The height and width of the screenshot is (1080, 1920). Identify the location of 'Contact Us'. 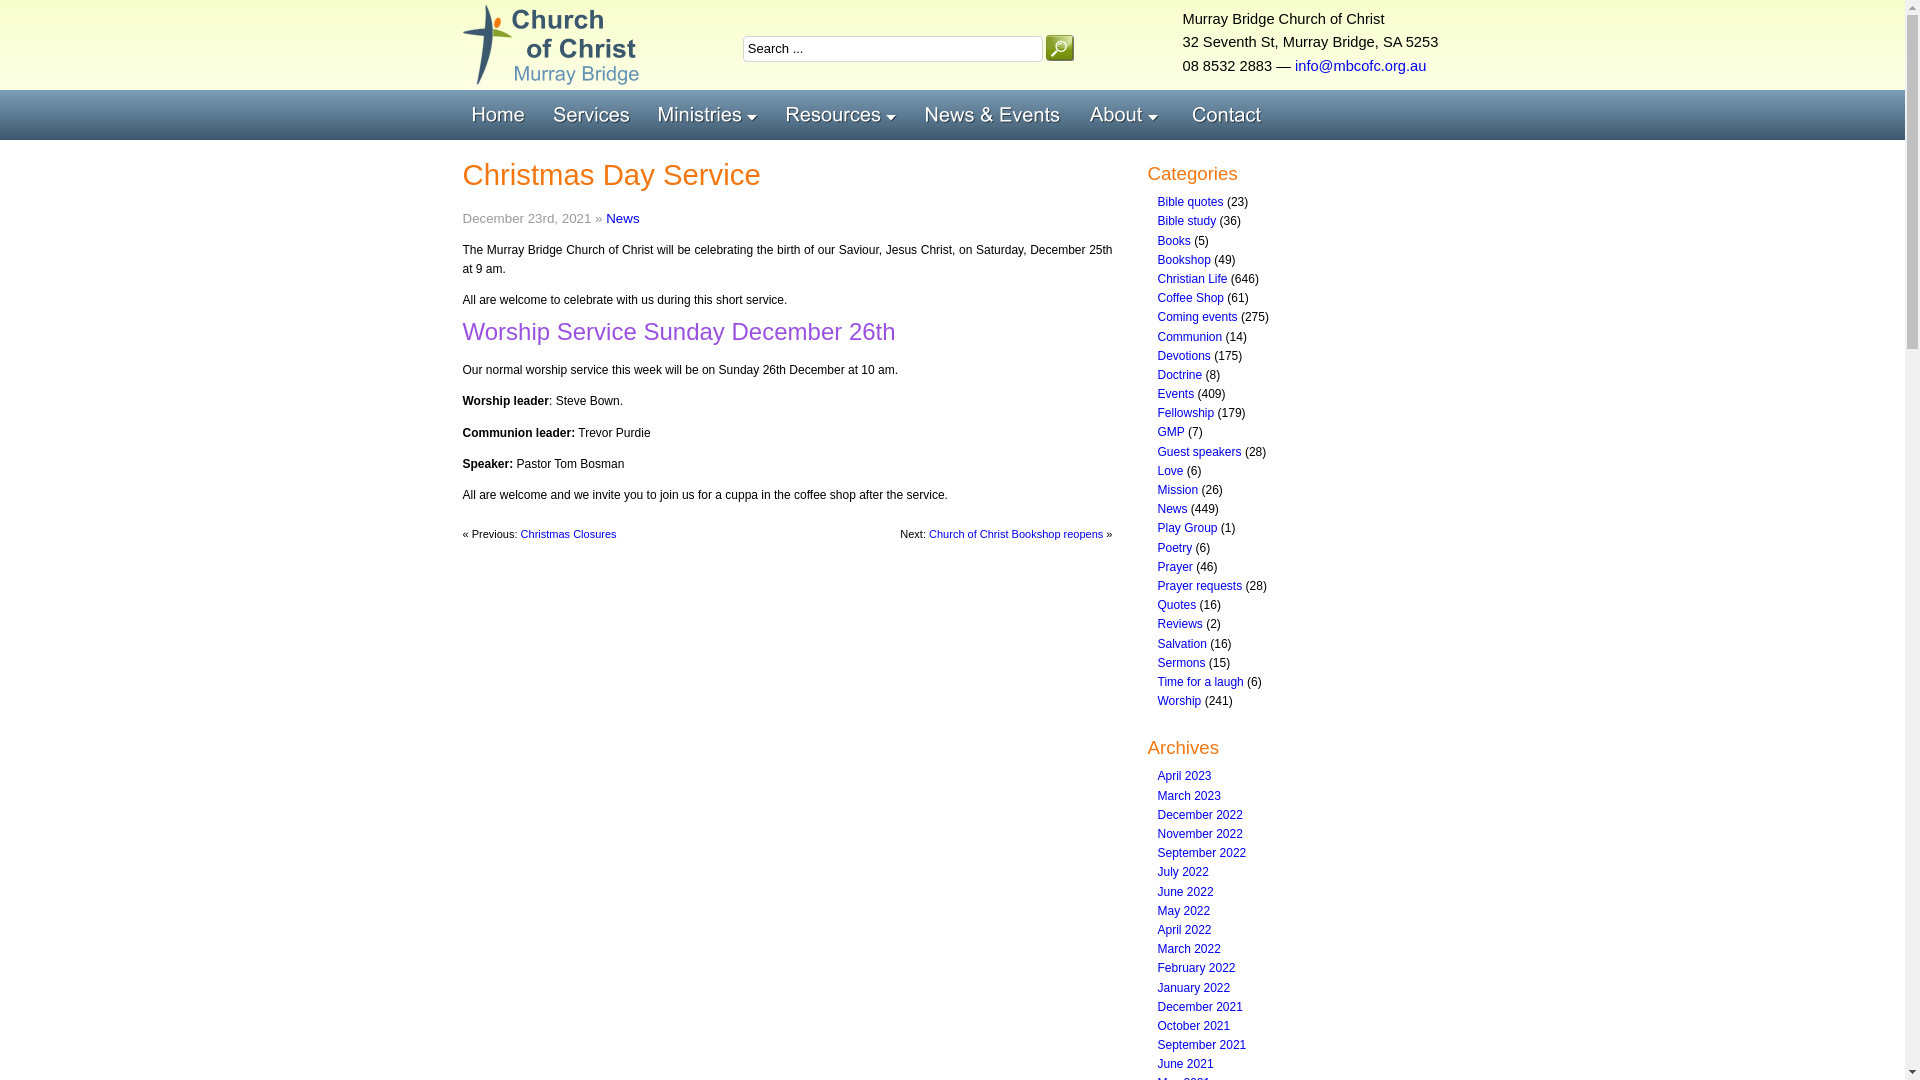
(1229, 115).